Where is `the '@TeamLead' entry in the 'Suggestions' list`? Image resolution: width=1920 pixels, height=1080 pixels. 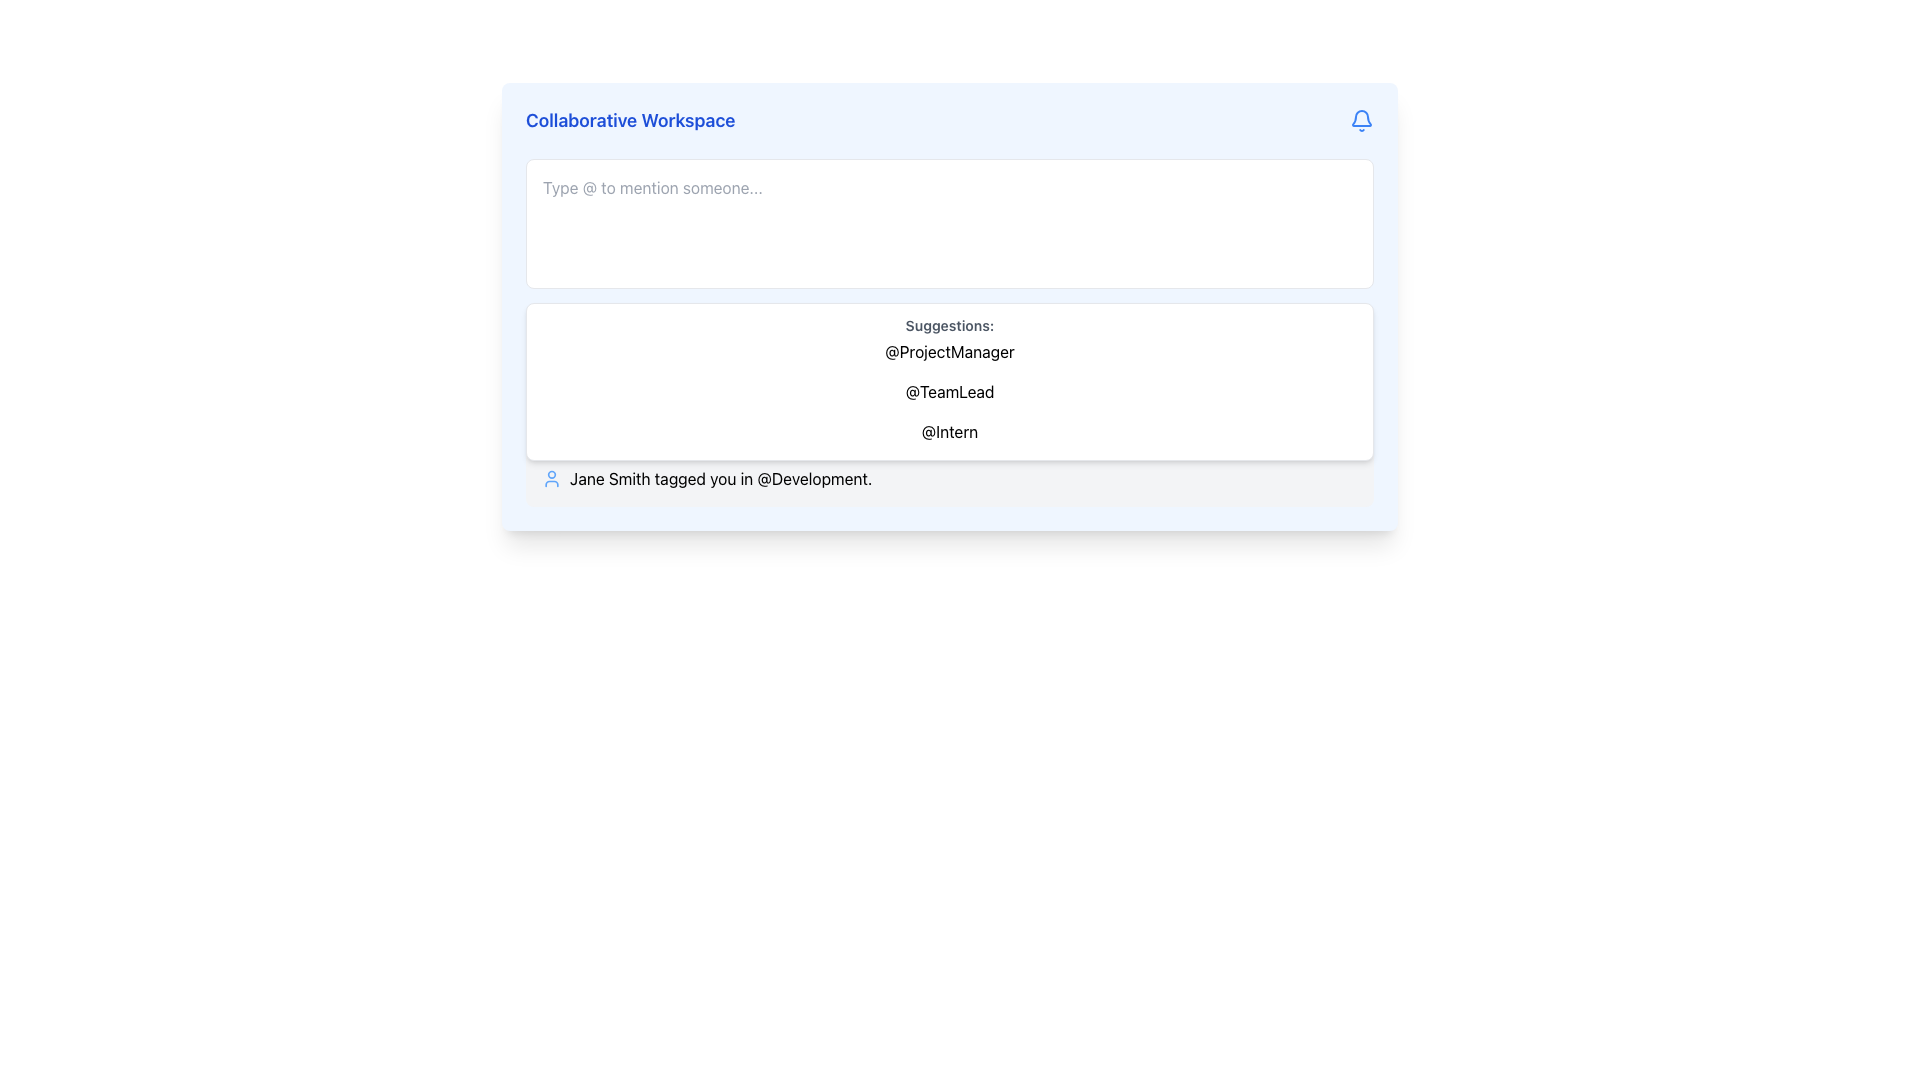 the '@TeamLead' entry in the 'Suggestions' list is located at coordinates (949, 392).